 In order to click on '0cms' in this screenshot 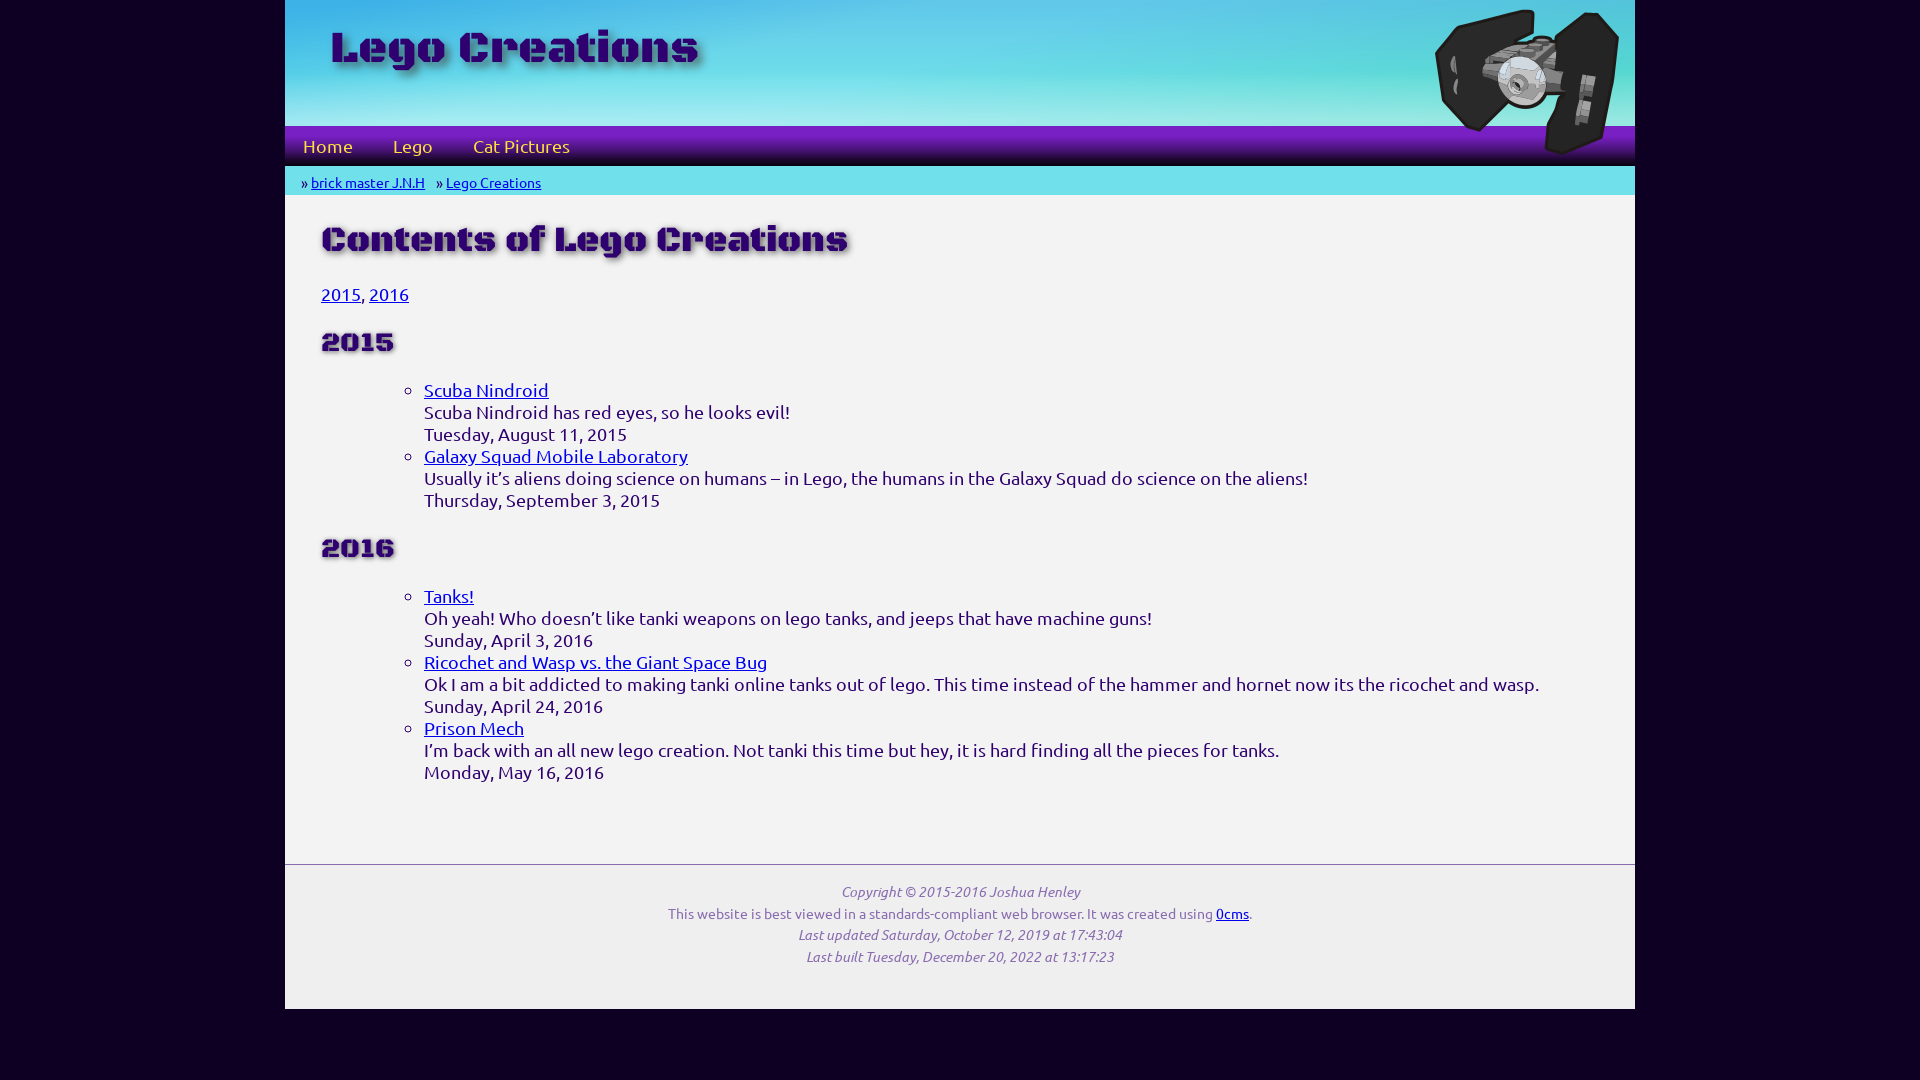, I will do `click(1231, 913)`.